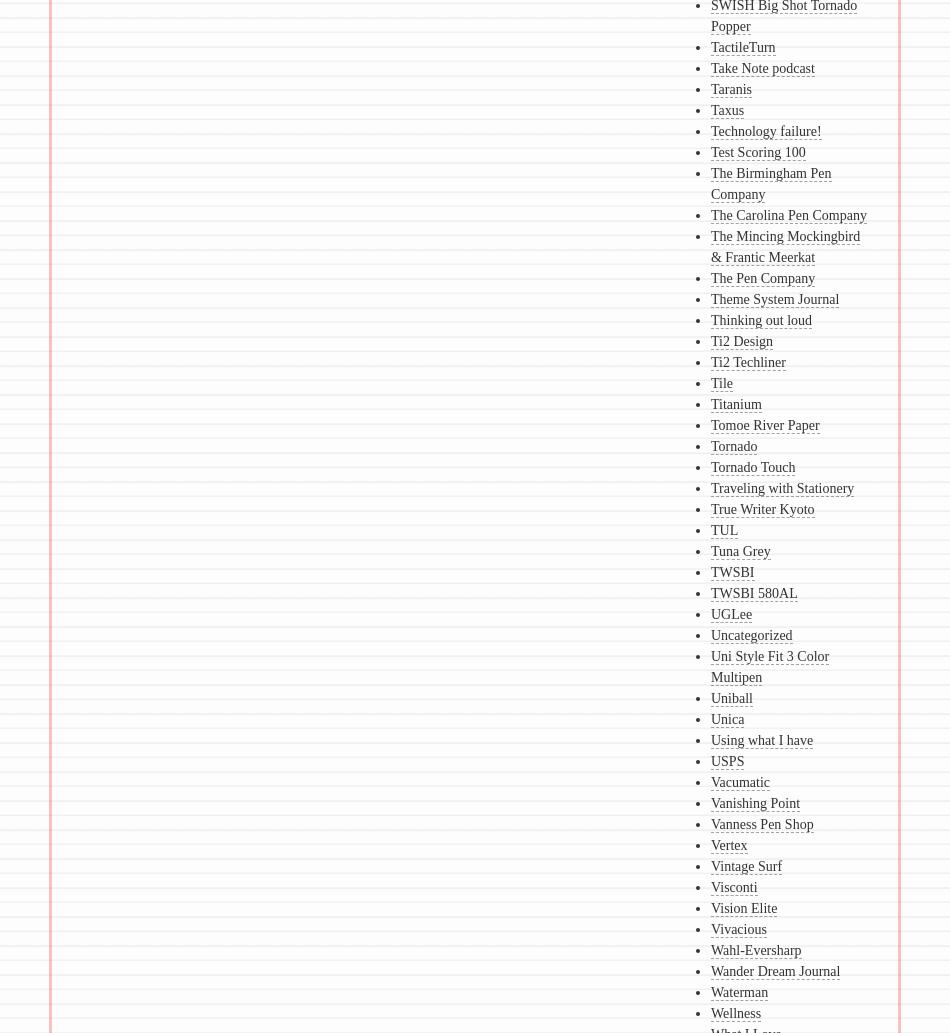 Image resolution: width=950 pixels, height=1033 pixels. I want to click on 'TUL', so click(722, 529).